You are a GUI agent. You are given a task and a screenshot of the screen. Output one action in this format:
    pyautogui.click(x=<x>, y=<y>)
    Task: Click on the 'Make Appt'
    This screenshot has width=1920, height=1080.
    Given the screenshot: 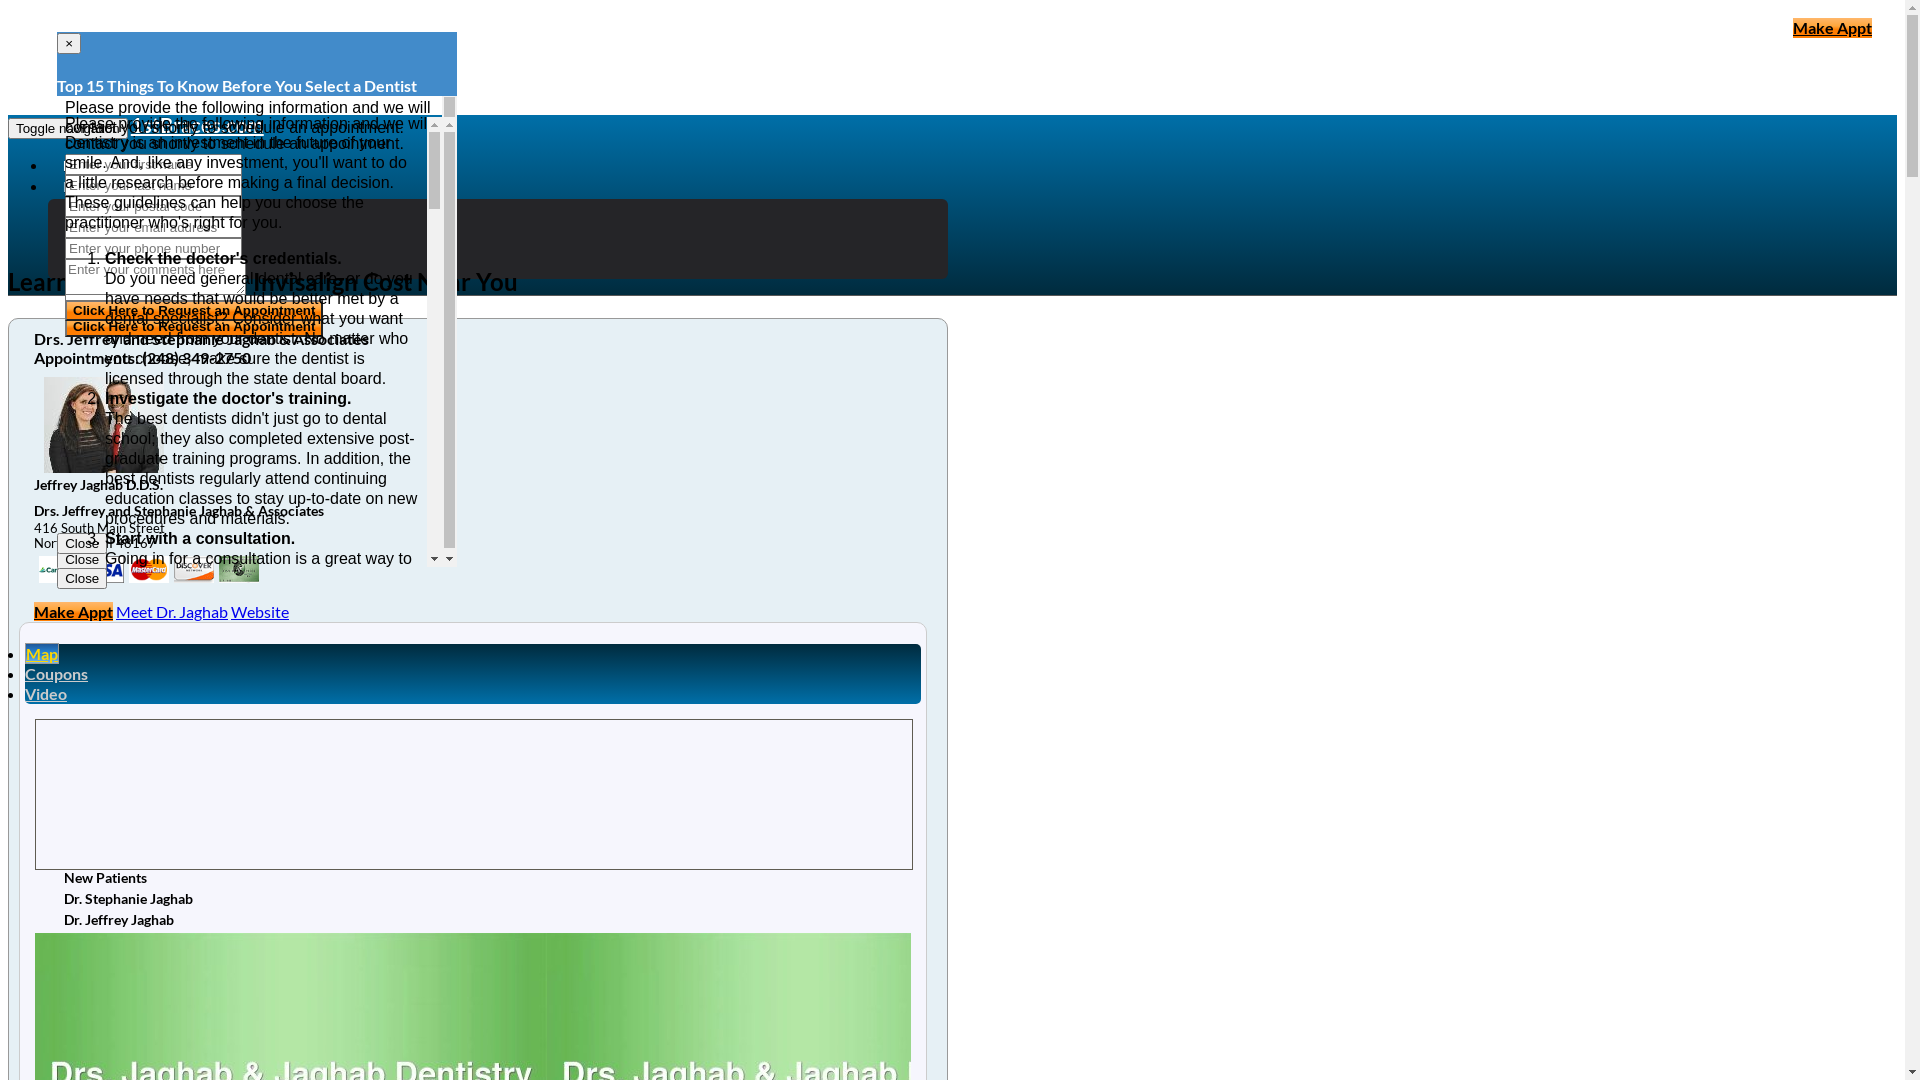 What is the action you would take?
    pyautogui.click(x=1832, y=27)
    